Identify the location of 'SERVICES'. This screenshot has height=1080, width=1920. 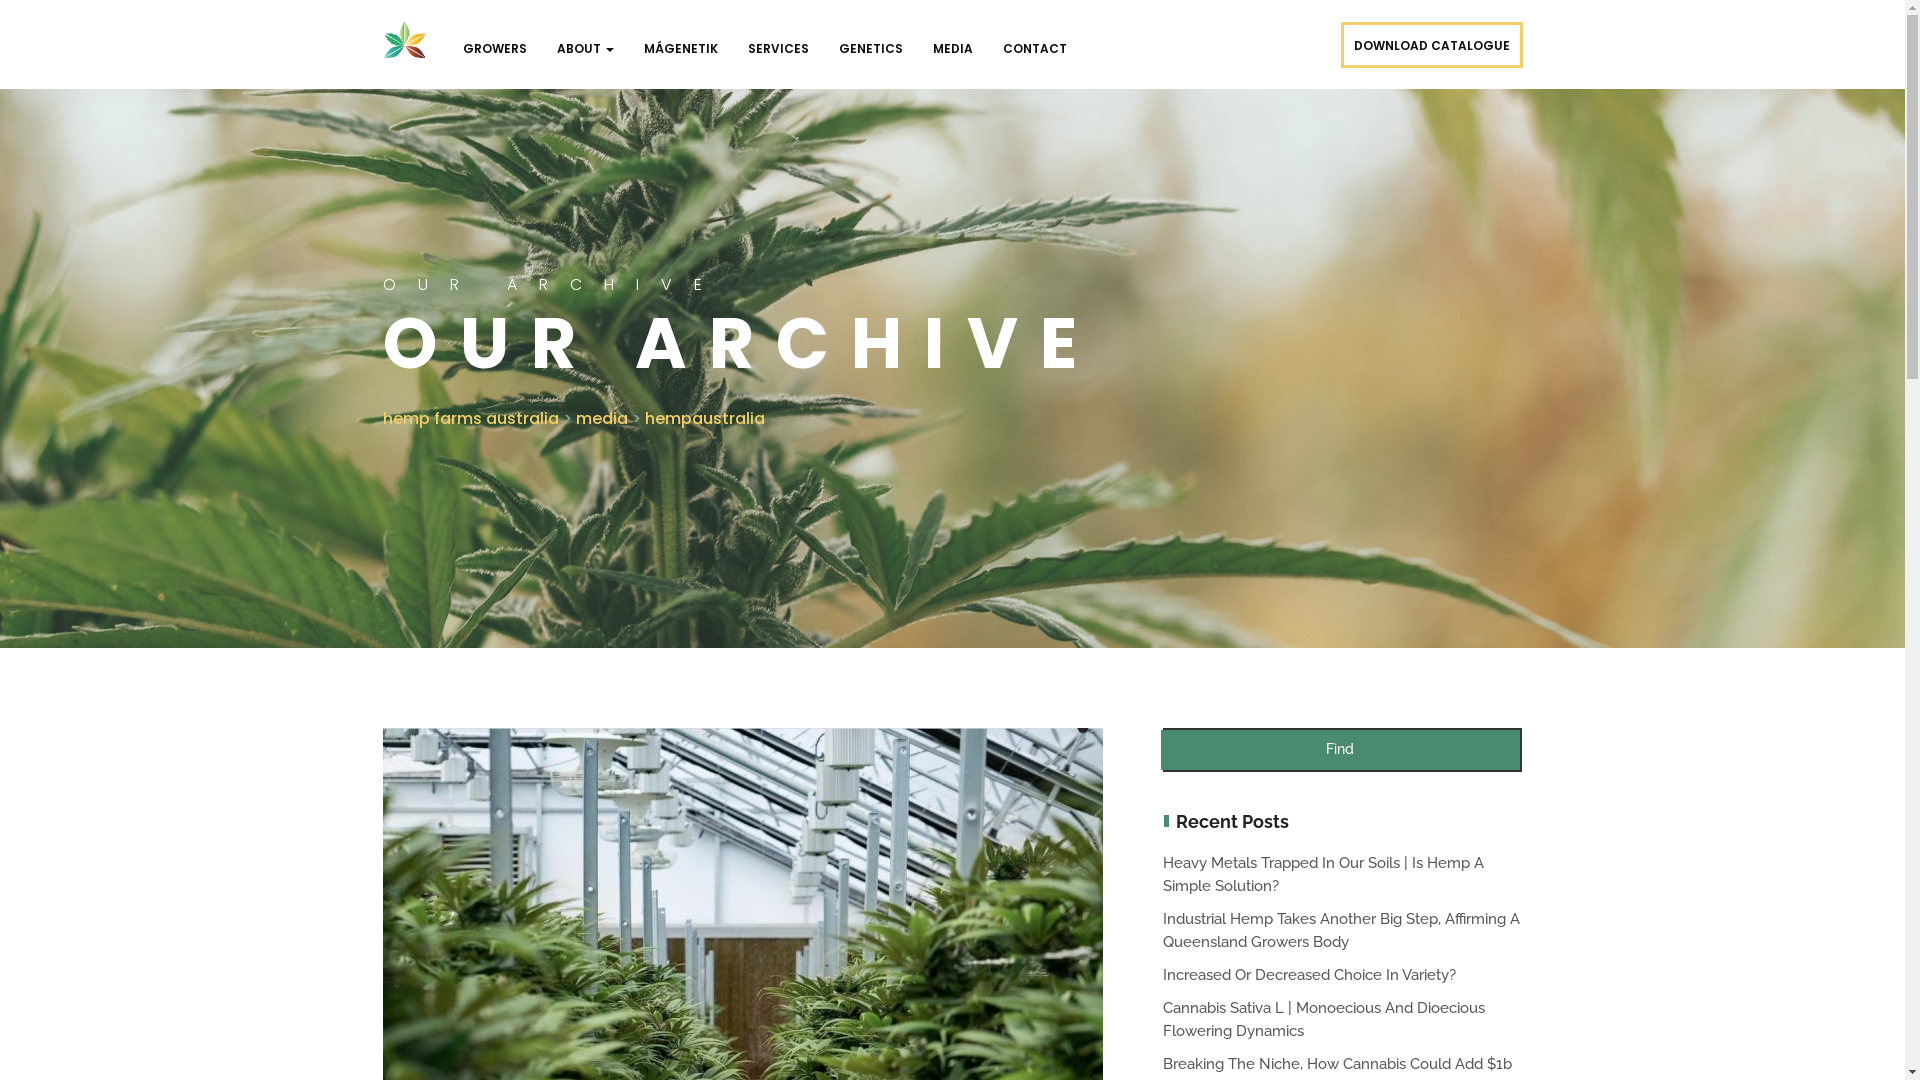
(776, 48).